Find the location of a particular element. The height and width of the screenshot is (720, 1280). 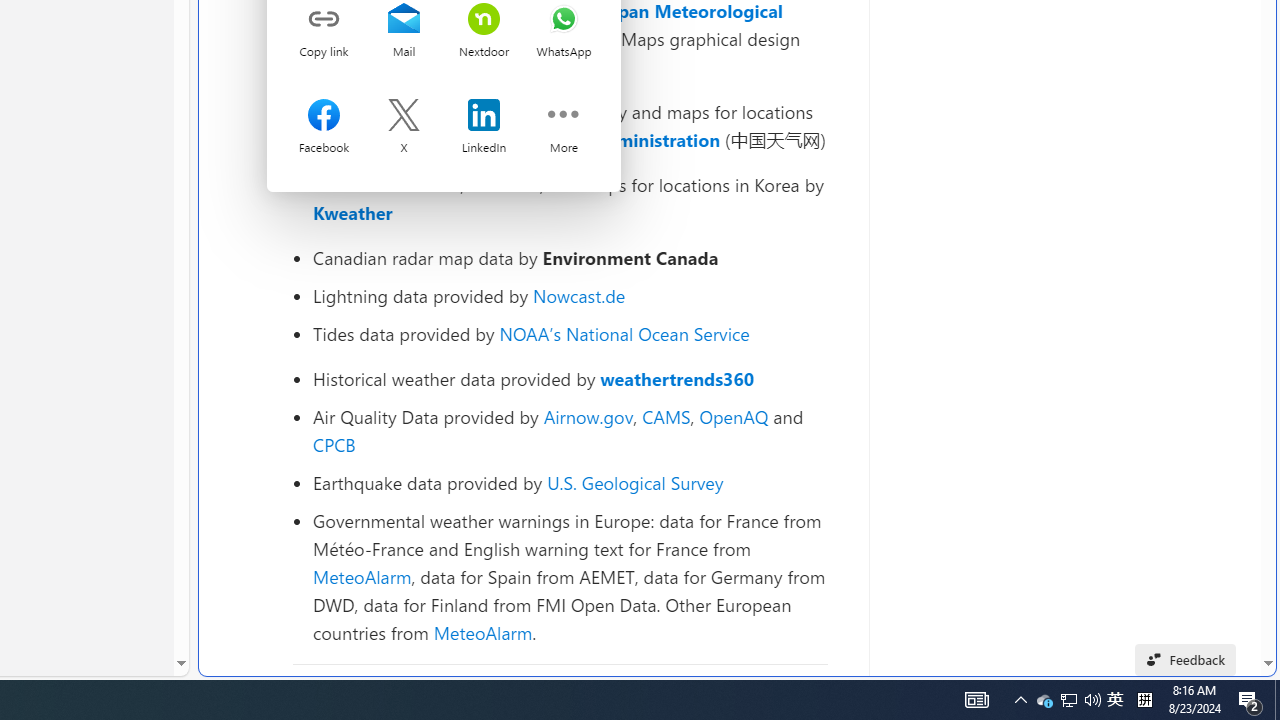

'Canadian radar map data by Environment Canada' is located at coordinates (569, 257).